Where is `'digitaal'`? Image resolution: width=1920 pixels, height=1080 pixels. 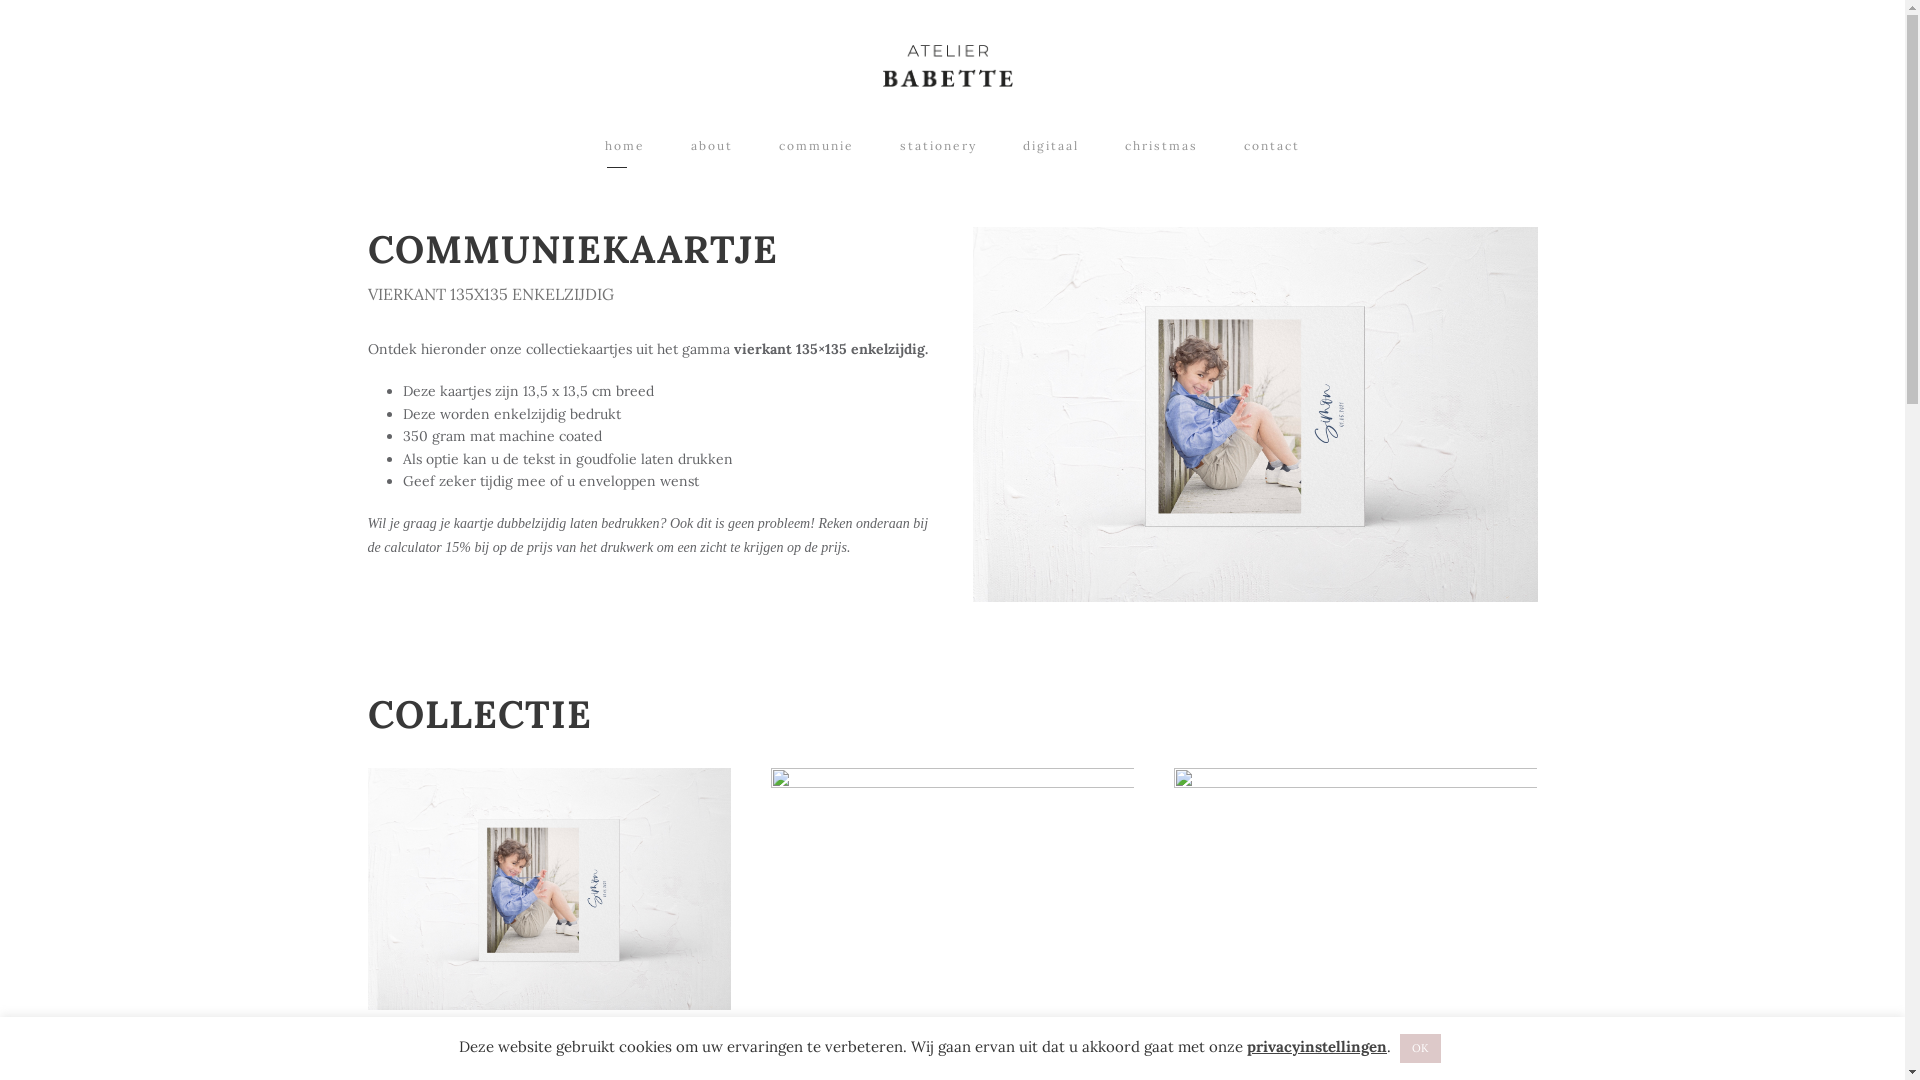 'digitaal' is located at coordinates (1022, 149).